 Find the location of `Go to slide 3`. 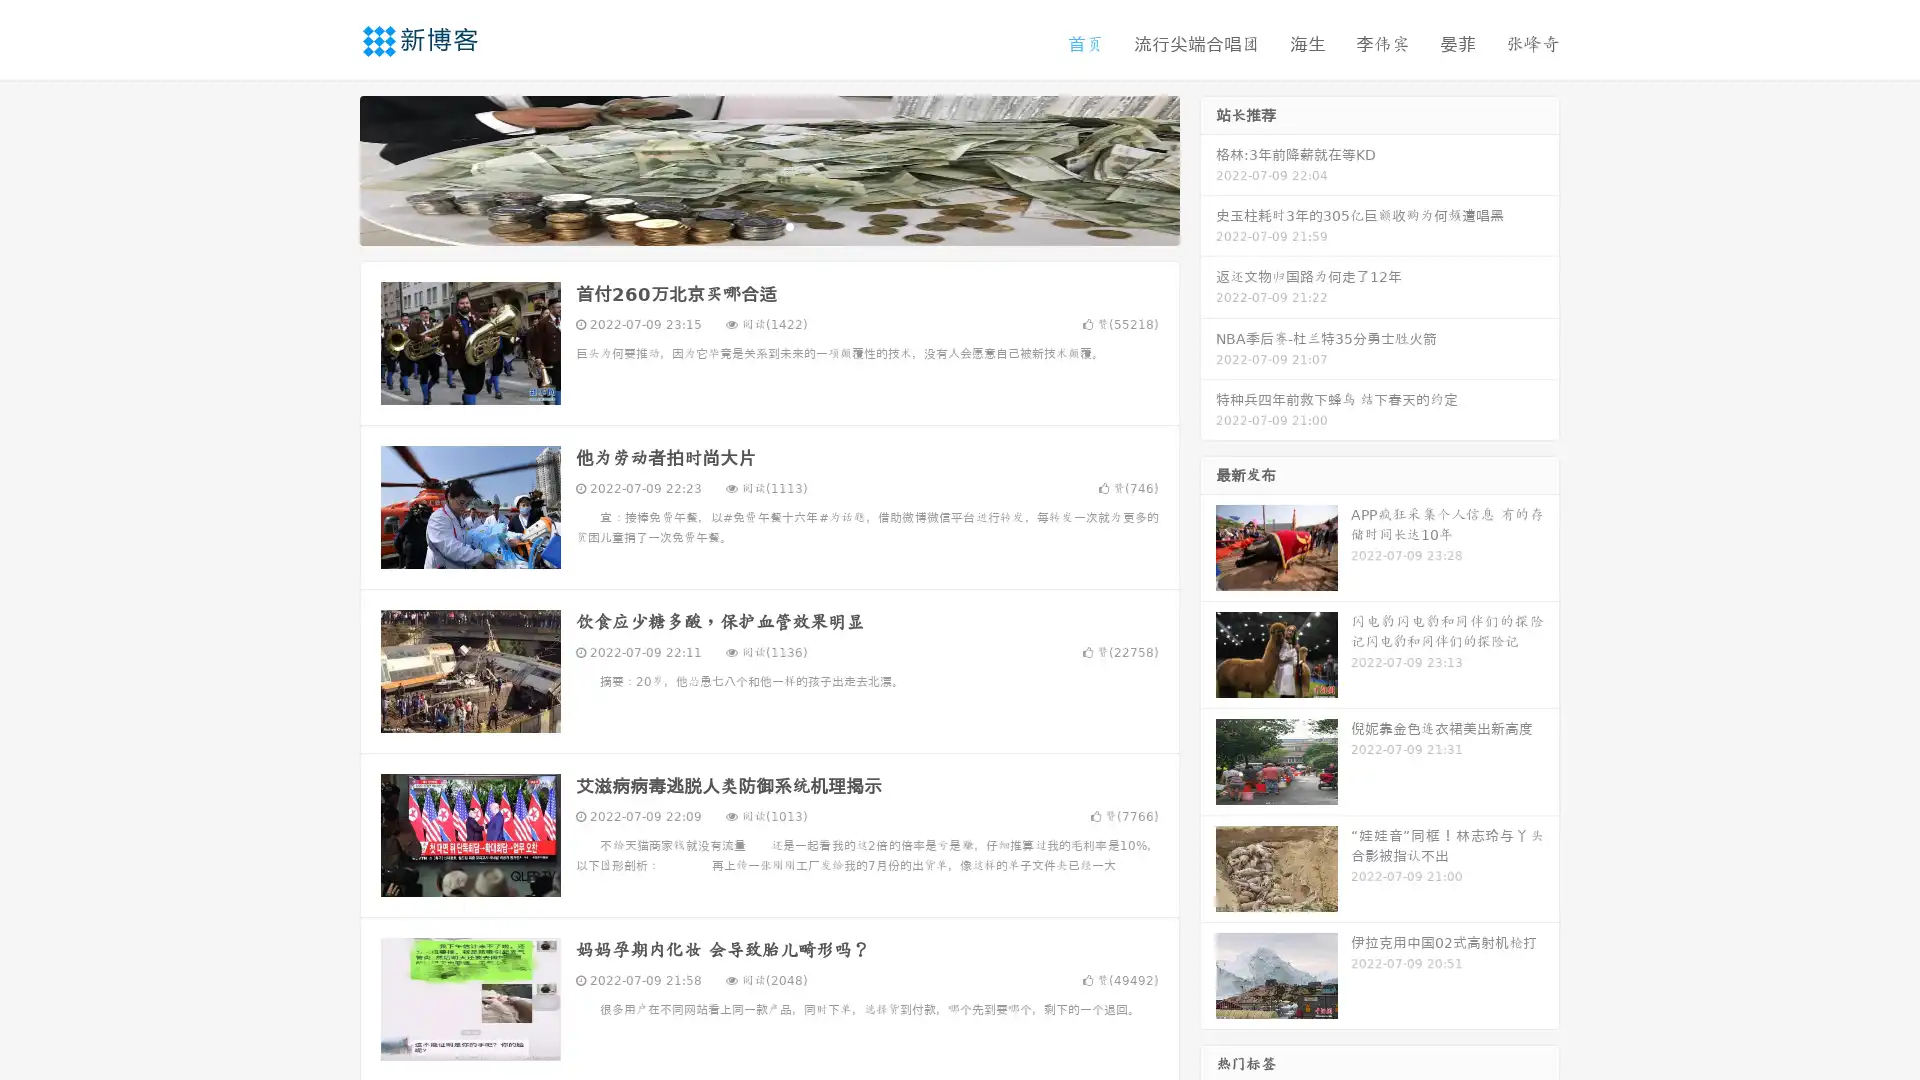

Go to slide 3 is located at coordinates (789, 225).